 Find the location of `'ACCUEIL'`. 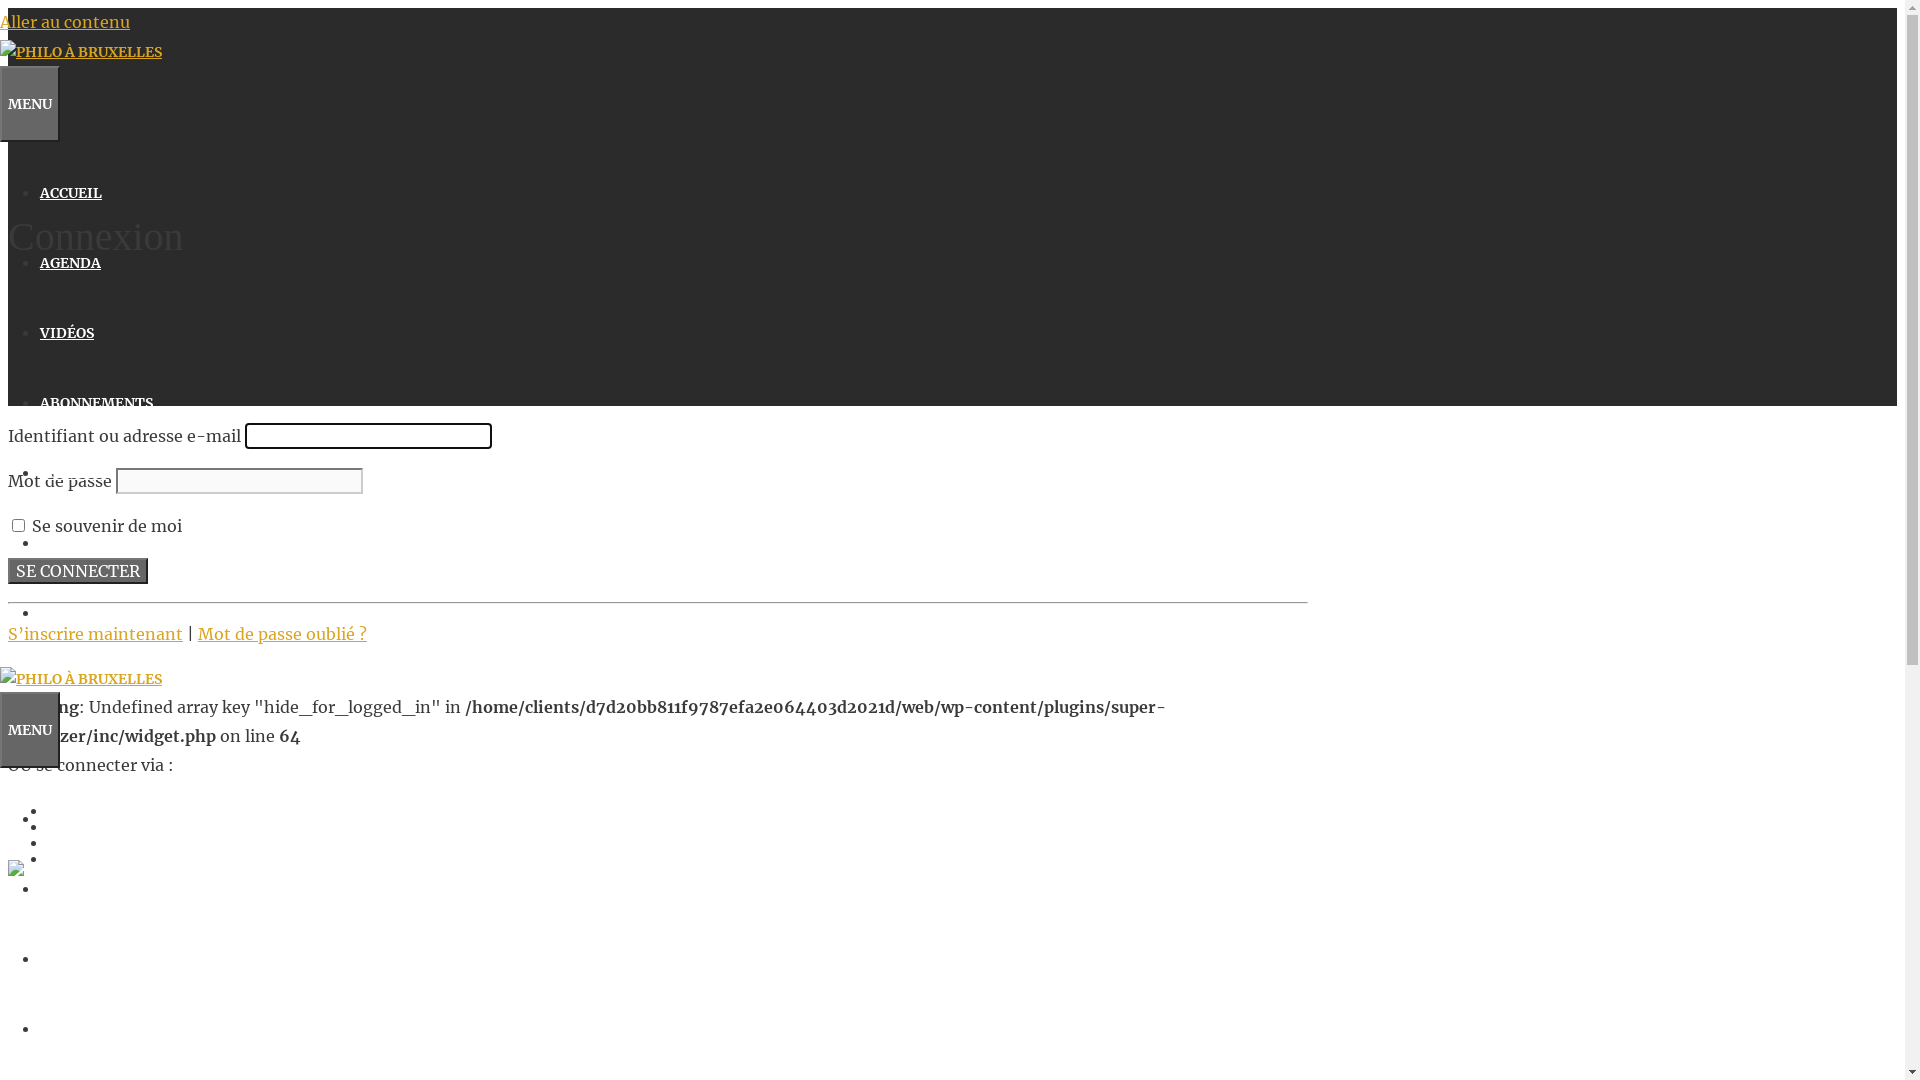

'ACCUEIL' is located at coordinates (71, 192).